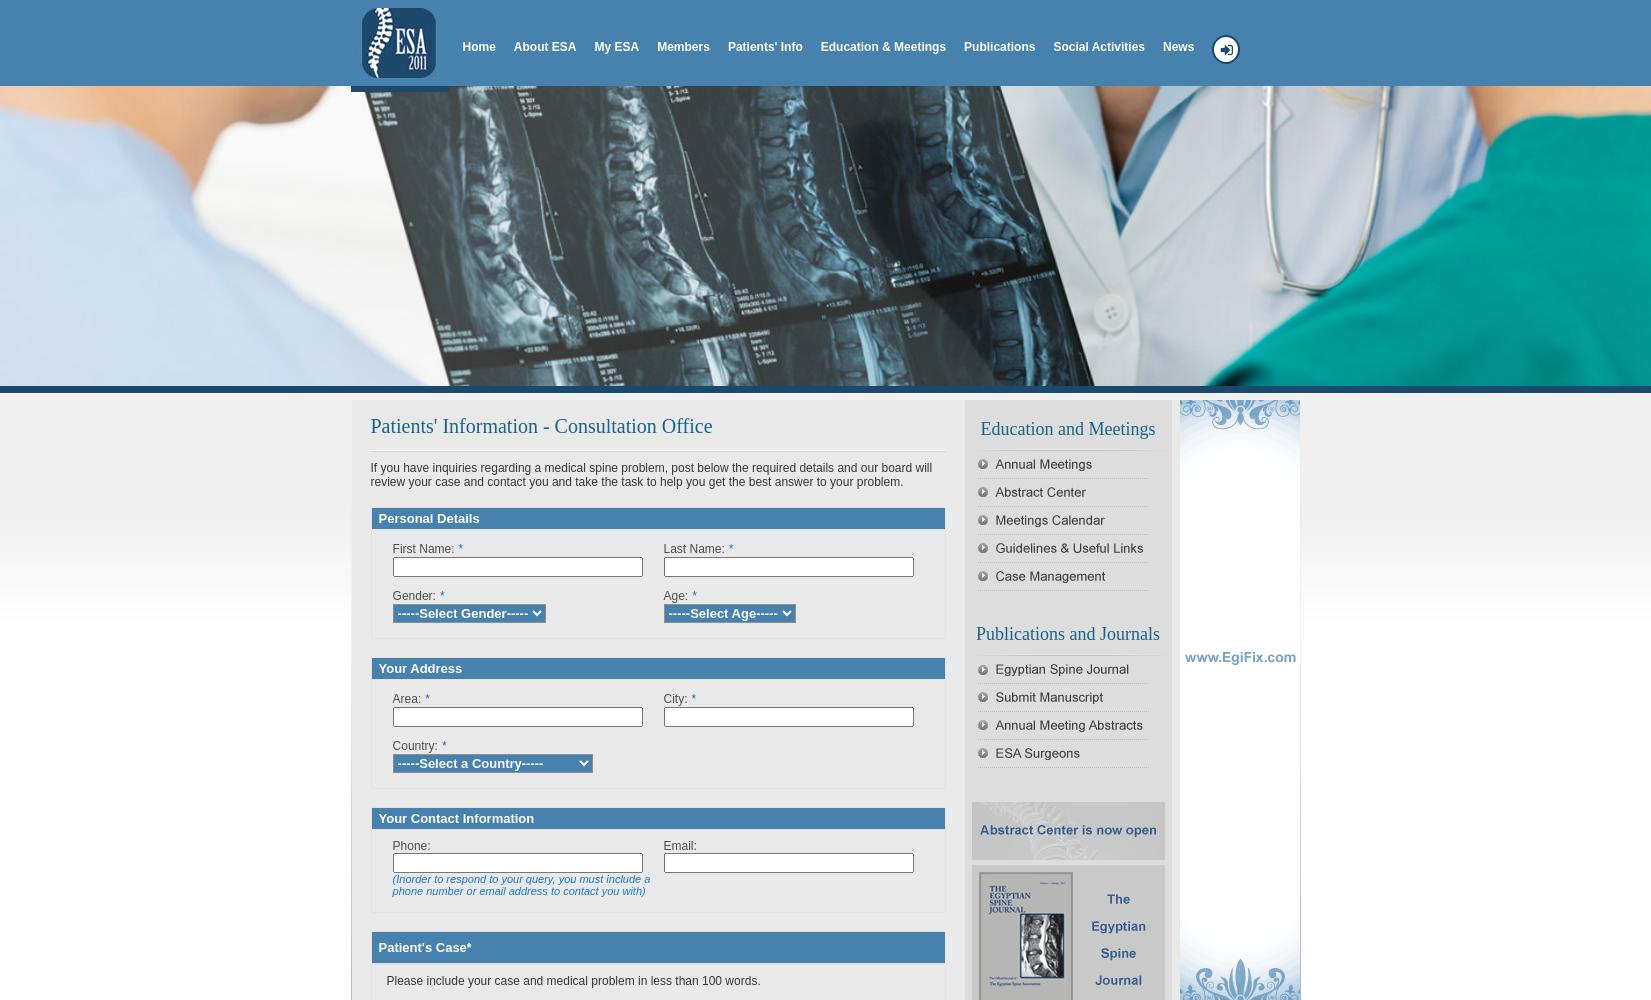  What do you see at coordinates (1066, 634) in the screenshot?
I see `'Publications and Journals'` at bounding box center [1066, 634].